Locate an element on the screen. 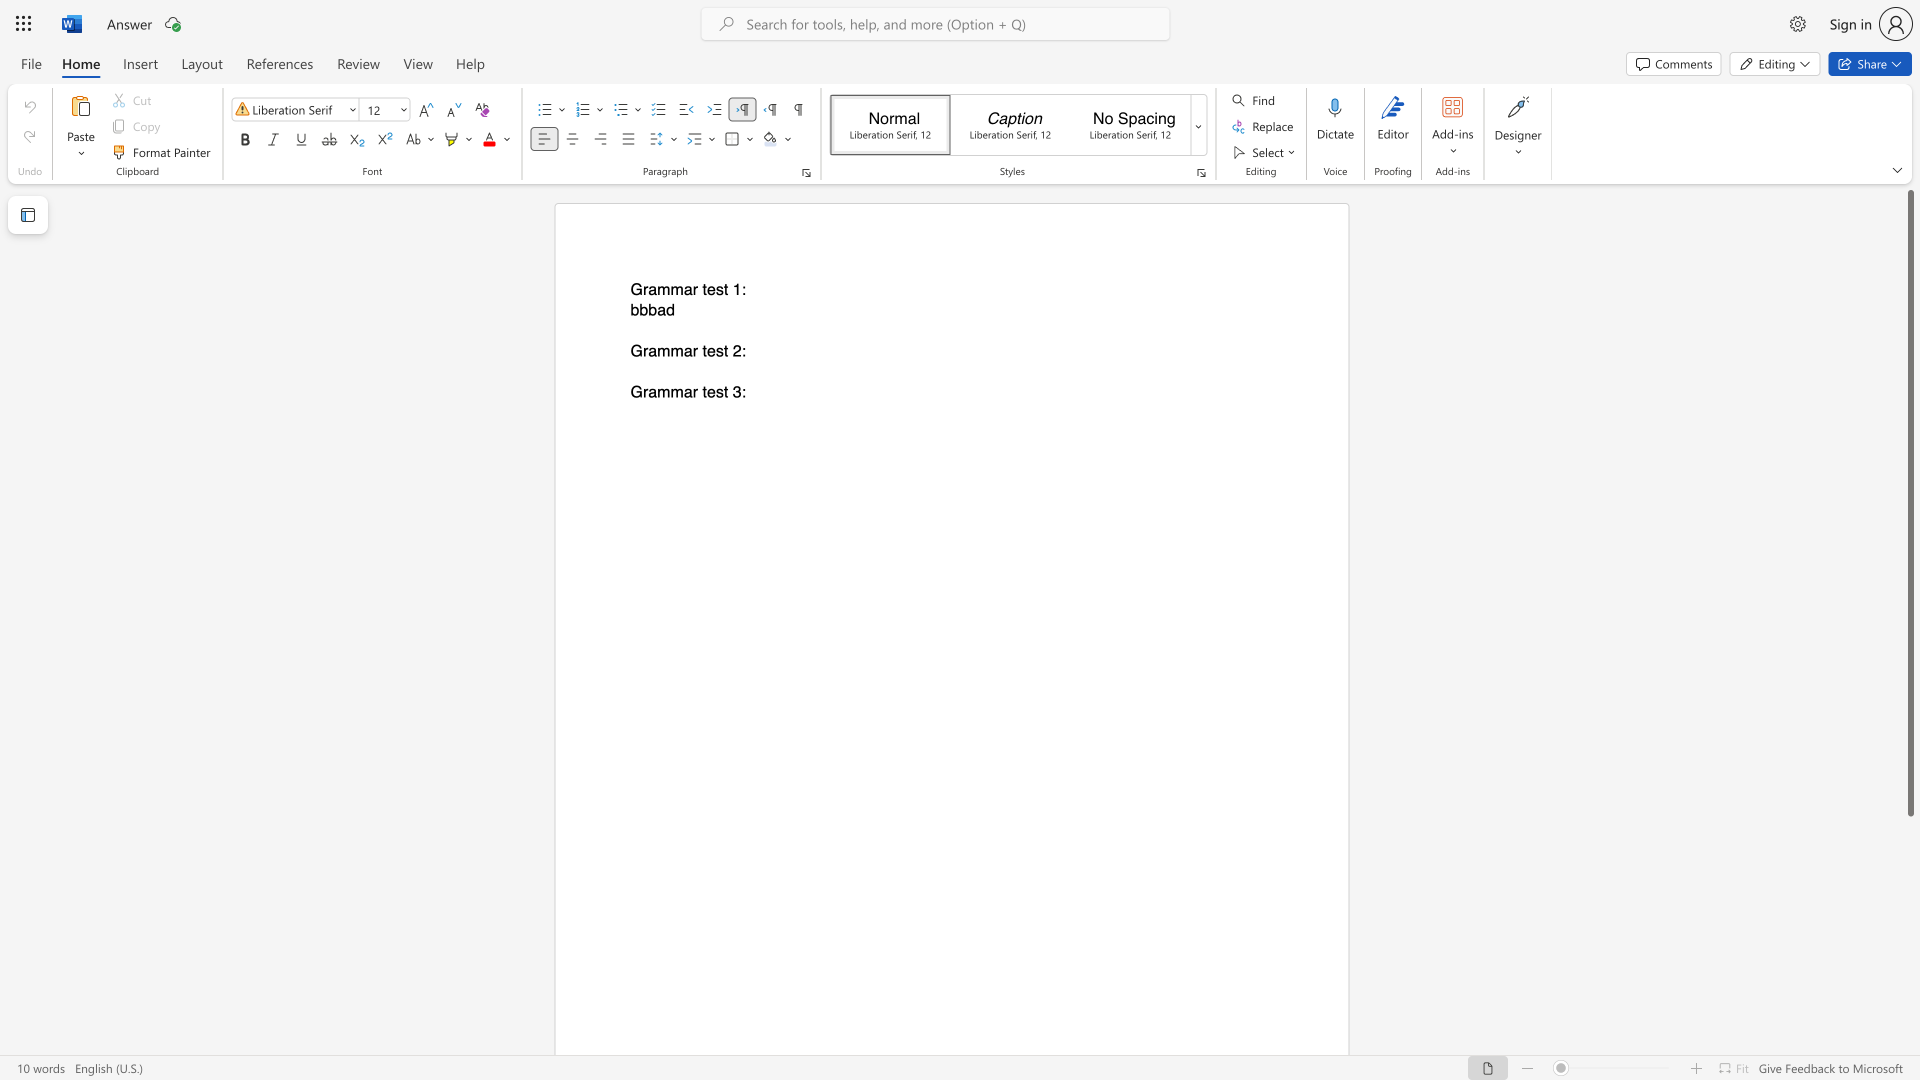 The width and height of the screenshot is (1920, 1080). the scrollbar to move the page downward is located at coordinates (1909, 959).